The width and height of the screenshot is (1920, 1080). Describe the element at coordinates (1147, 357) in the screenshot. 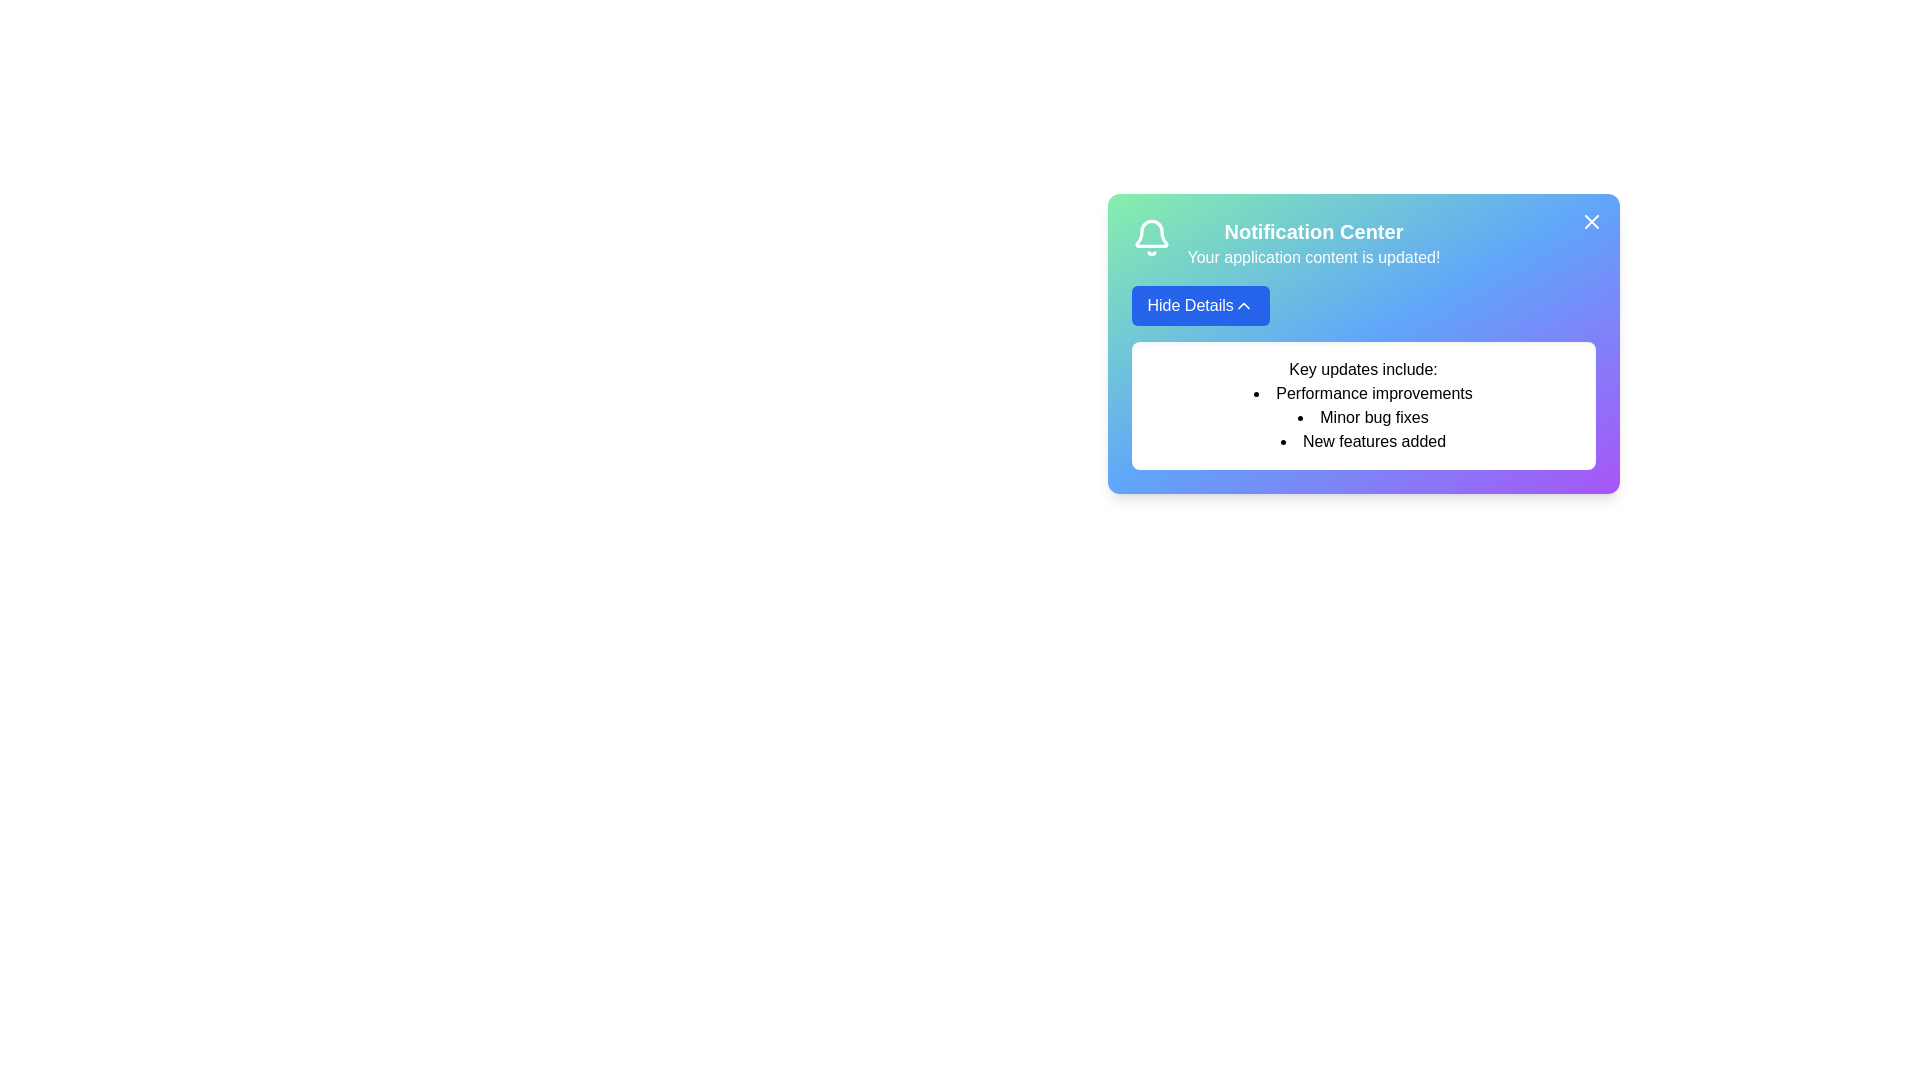

I see `the text content of the notification for copying` at that location.